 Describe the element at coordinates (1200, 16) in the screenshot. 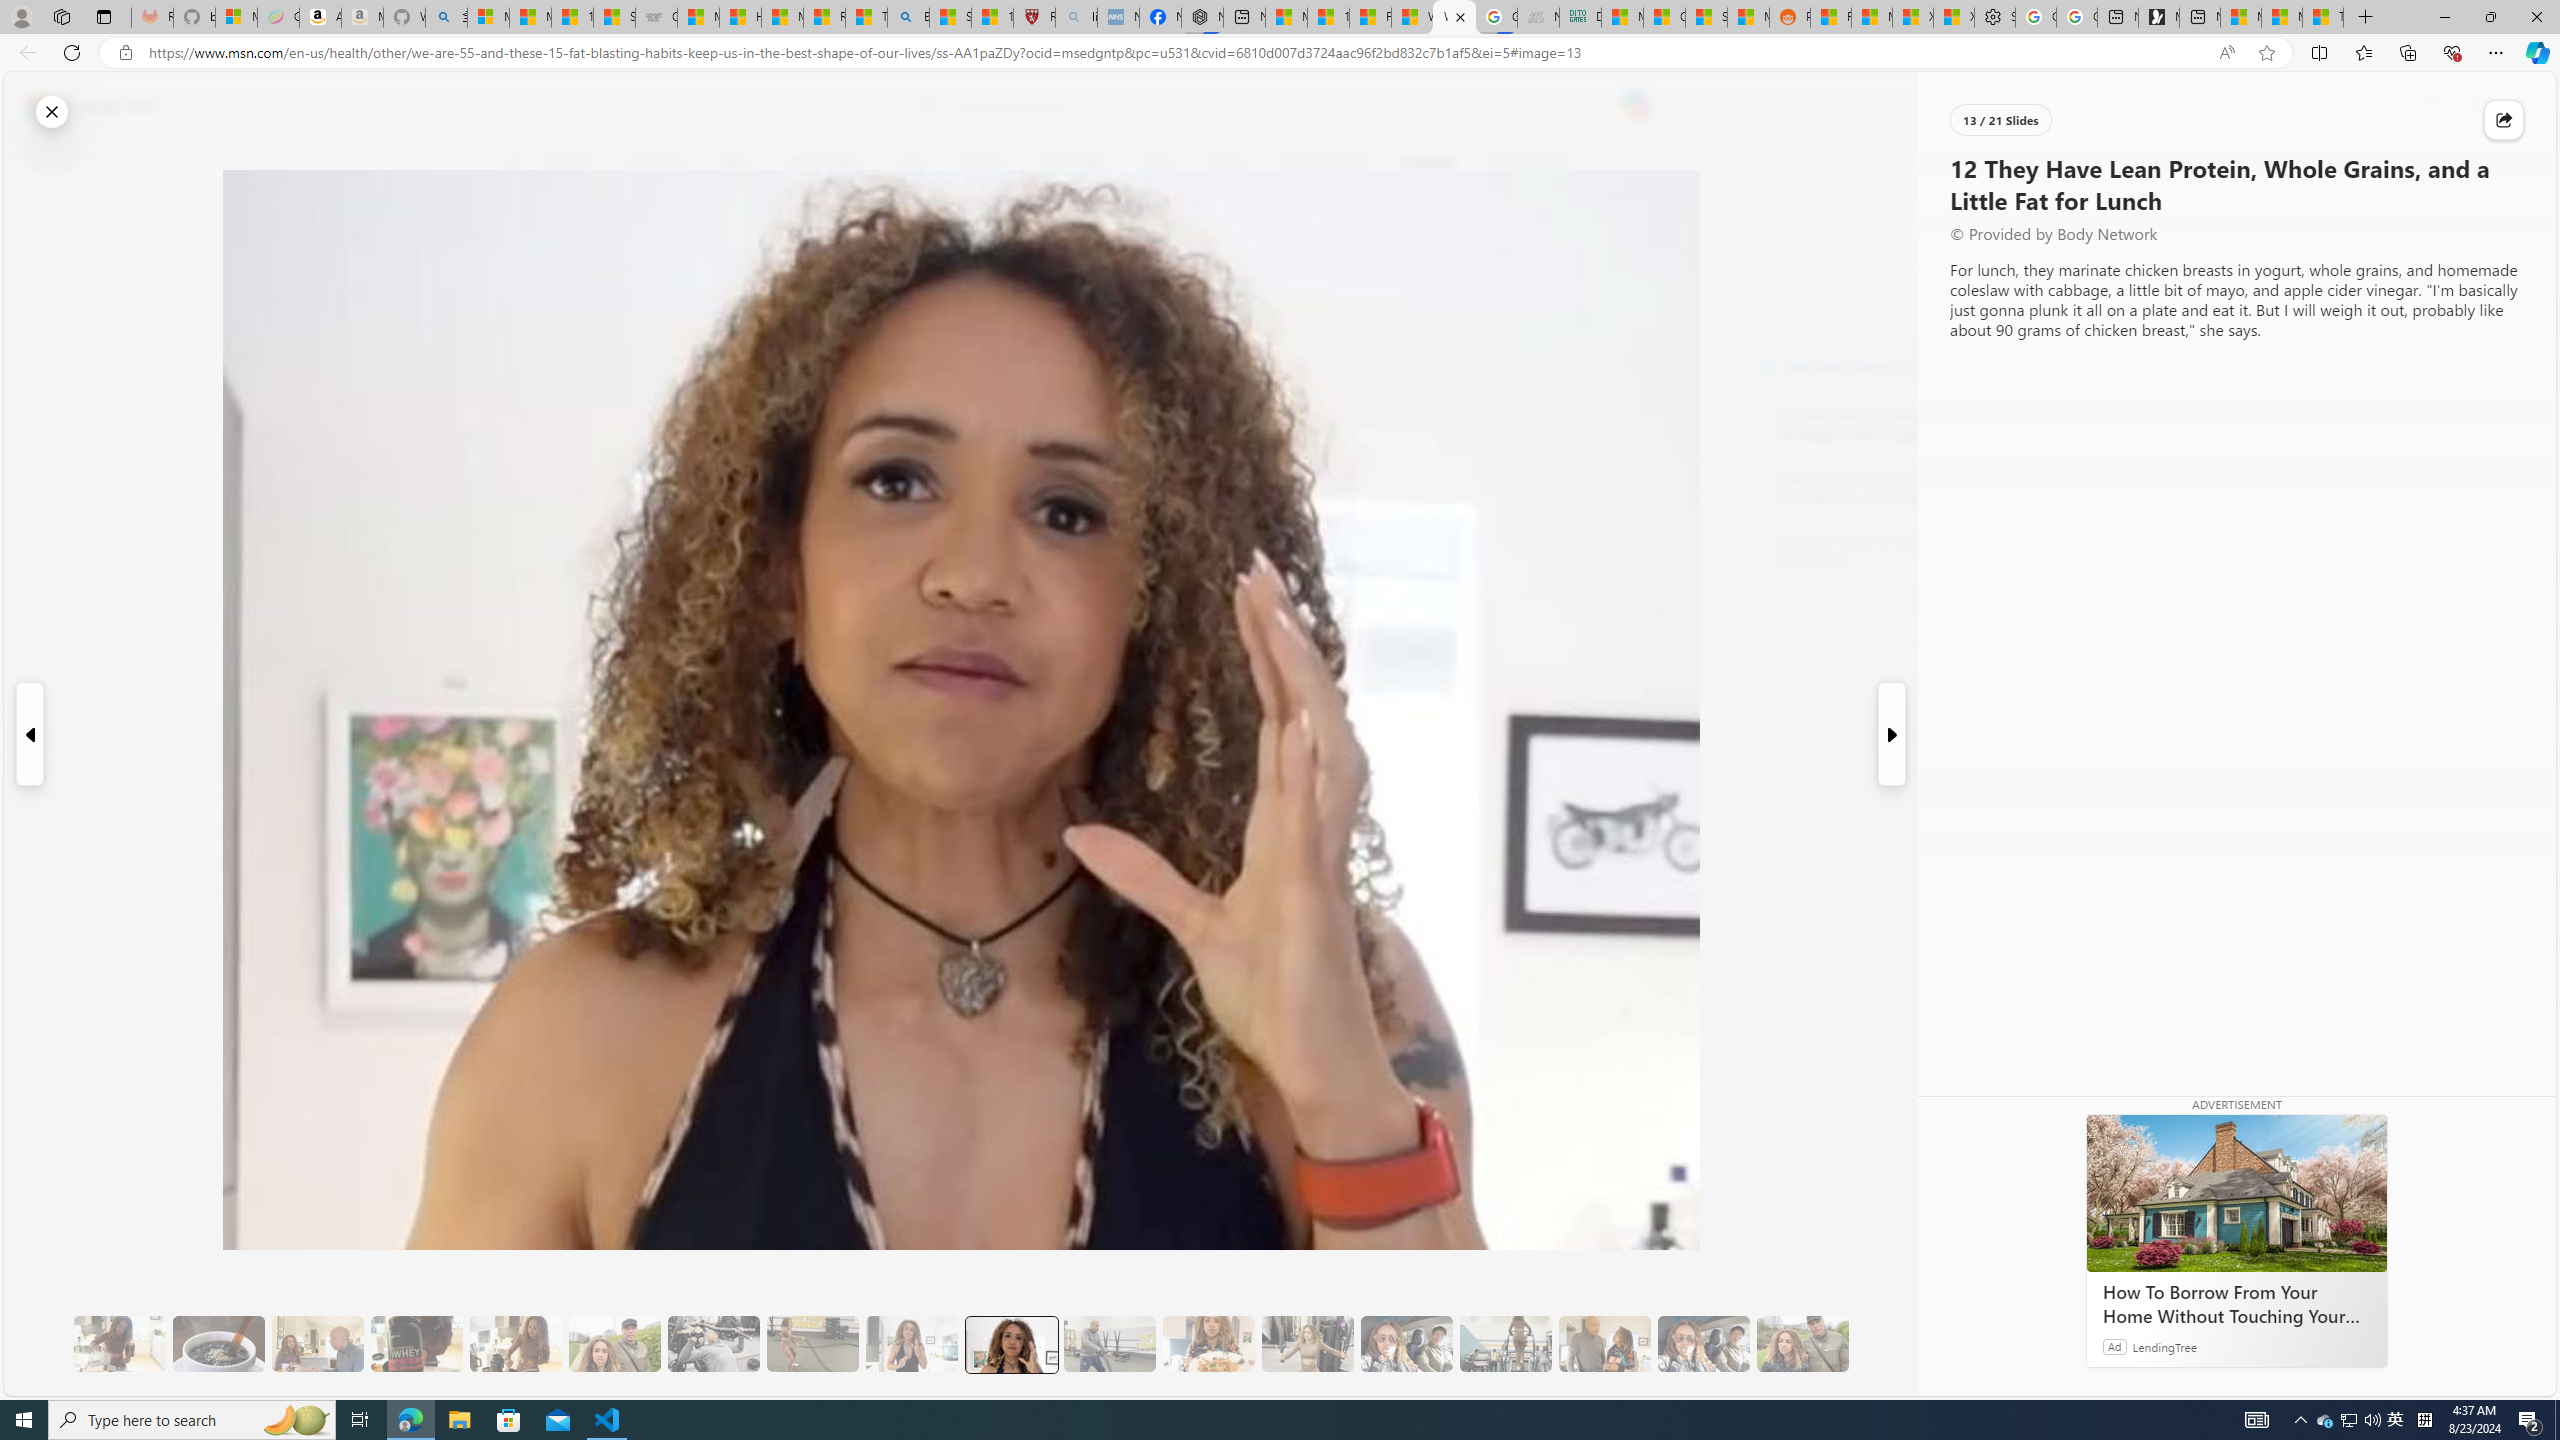

I see `'Nordace - Nordace Siena Is Not An Ordinary Backpack'` at that location.